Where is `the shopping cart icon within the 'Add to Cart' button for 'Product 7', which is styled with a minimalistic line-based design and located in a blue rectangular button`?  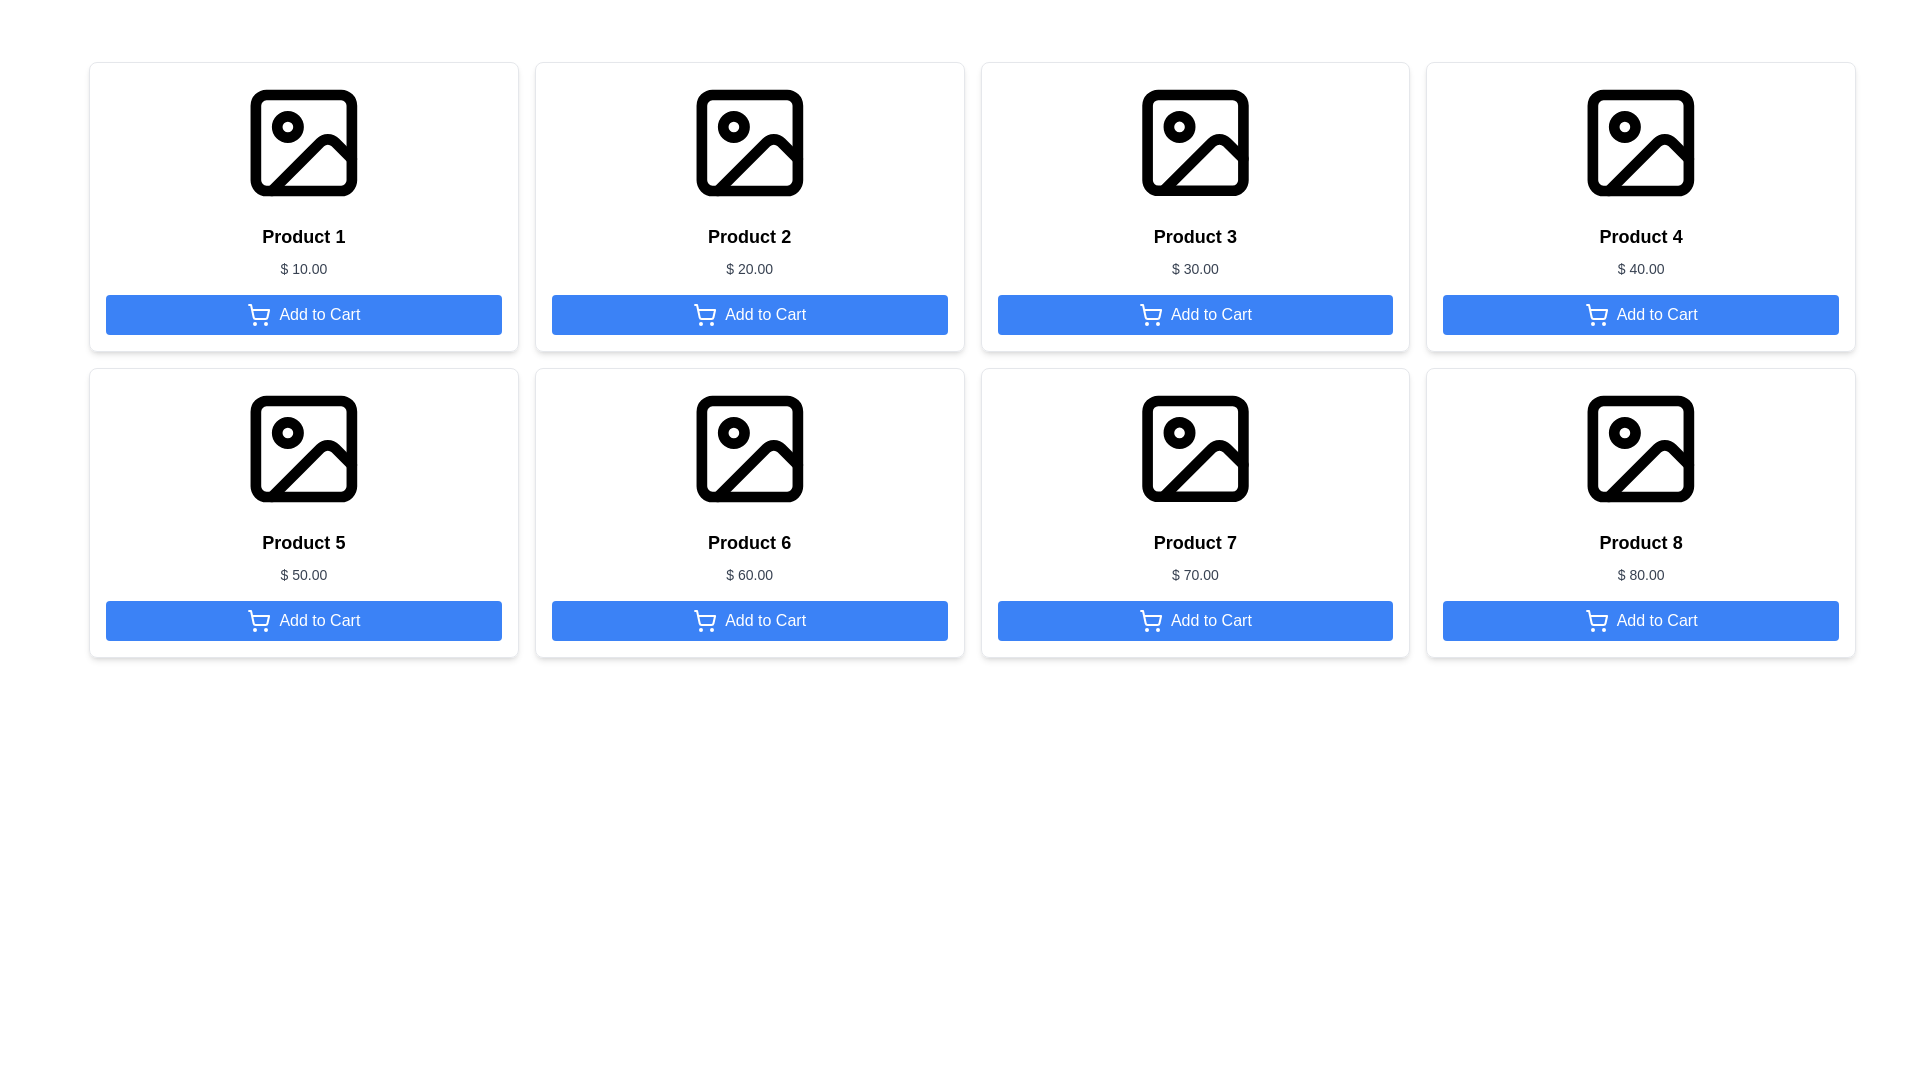 the shopping cart icon within the 'Add to Cart' button for 'Product 7', which is styled with a minimalistic line-based design and located in a blue rectangular button is located at coordinates (1151, 617).